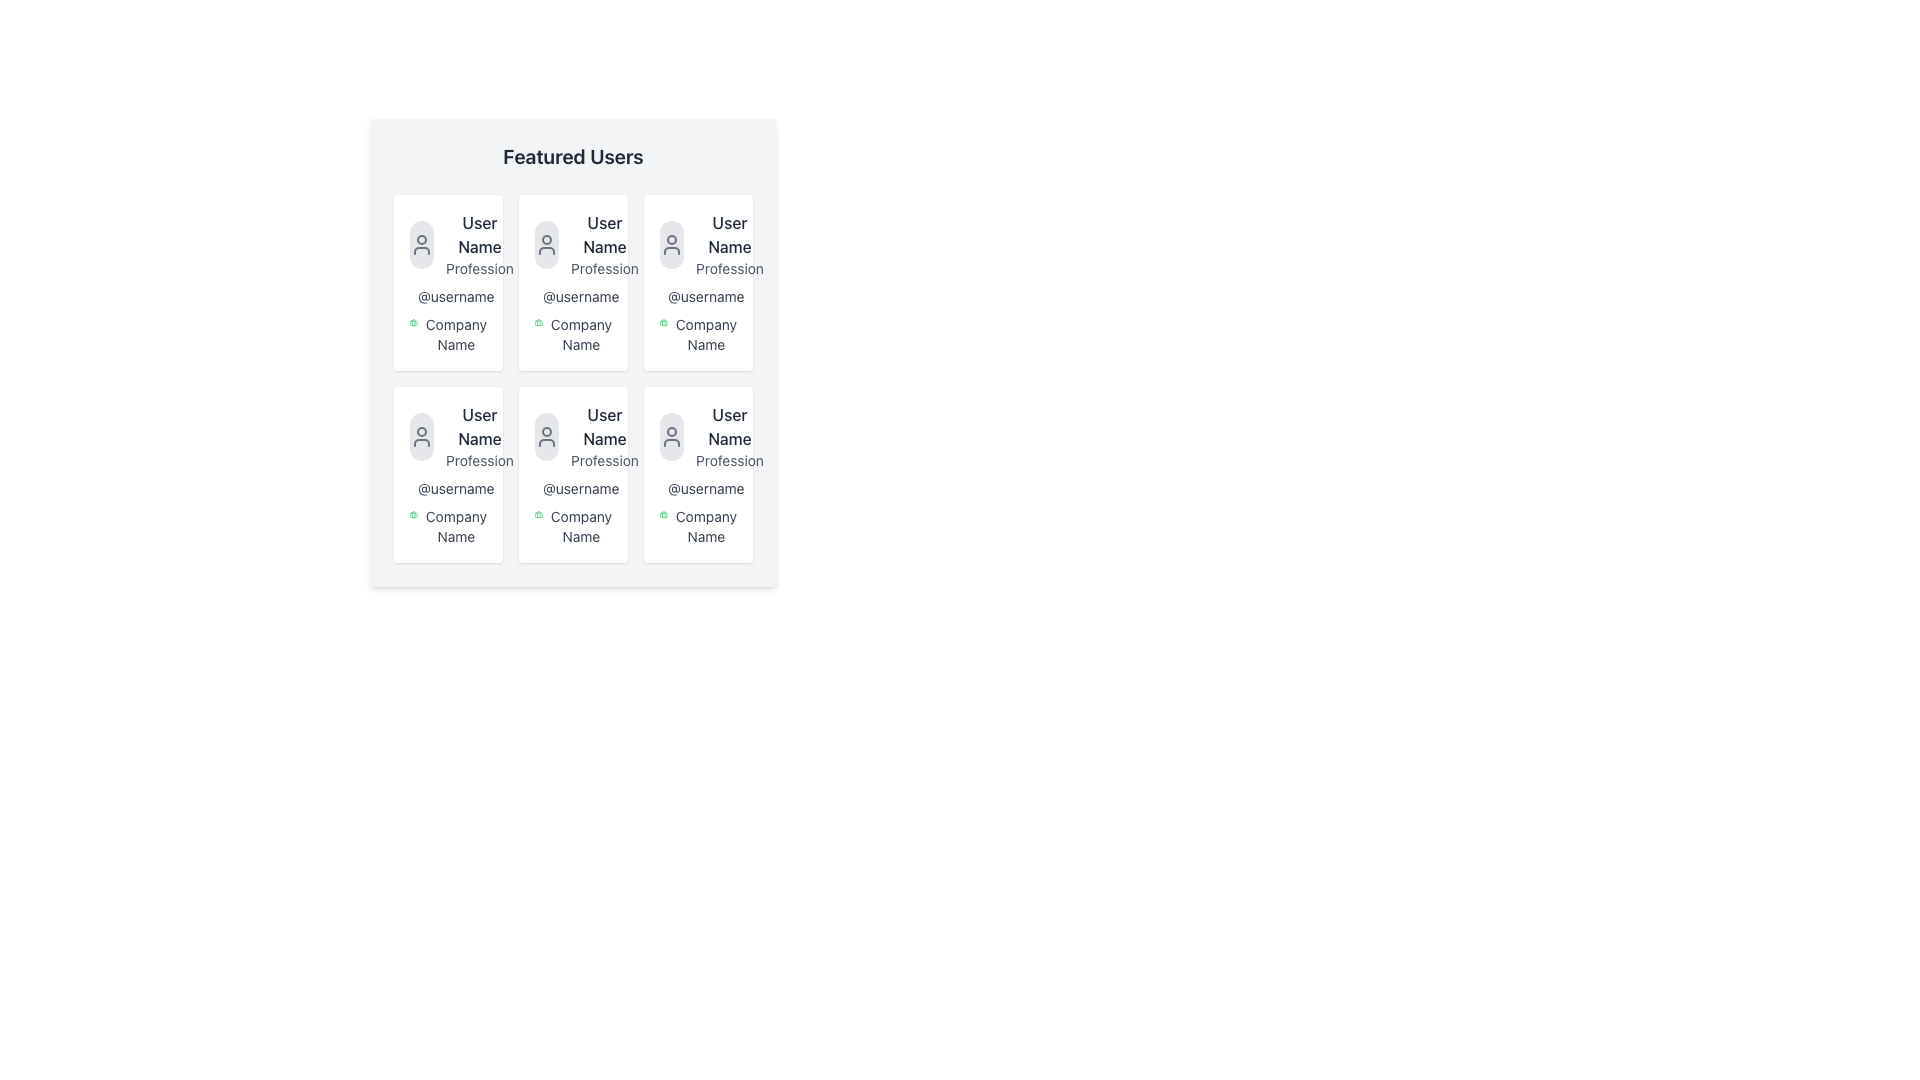 Image resolution: width=1920 pixels, height=1080 pixels. Describe the element at coordinates (480, 435) in the screenshot. I see `the Text block that displays the identification and role description of a featured user, located in the first column and second row of the grid under the 'Featured Users' heading` at that location.